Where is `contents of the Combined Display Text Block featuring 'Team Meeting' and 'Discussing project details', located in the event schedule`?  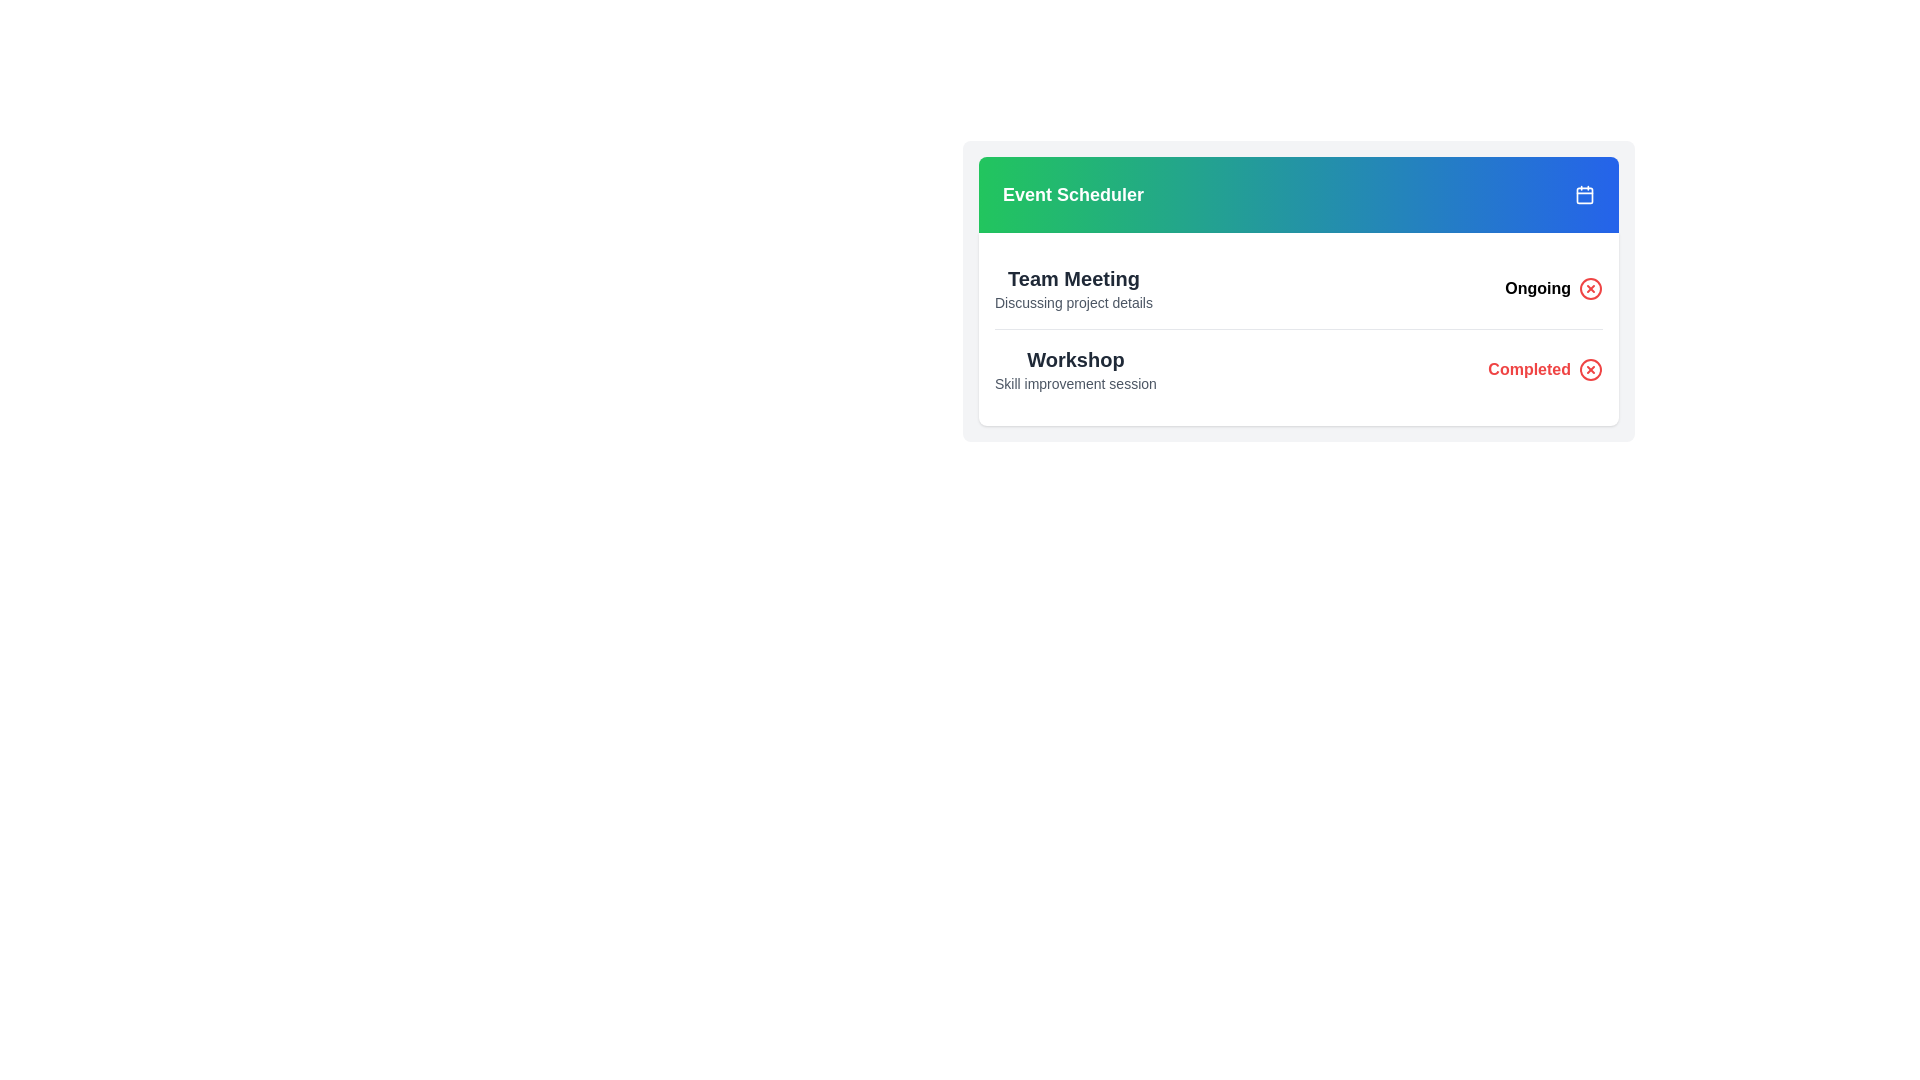 contents of the Combined Display Text Block featuring 'Team Meeting' and 'Discussing project details', located in the event schedule is located at coordinates (1073, 289).